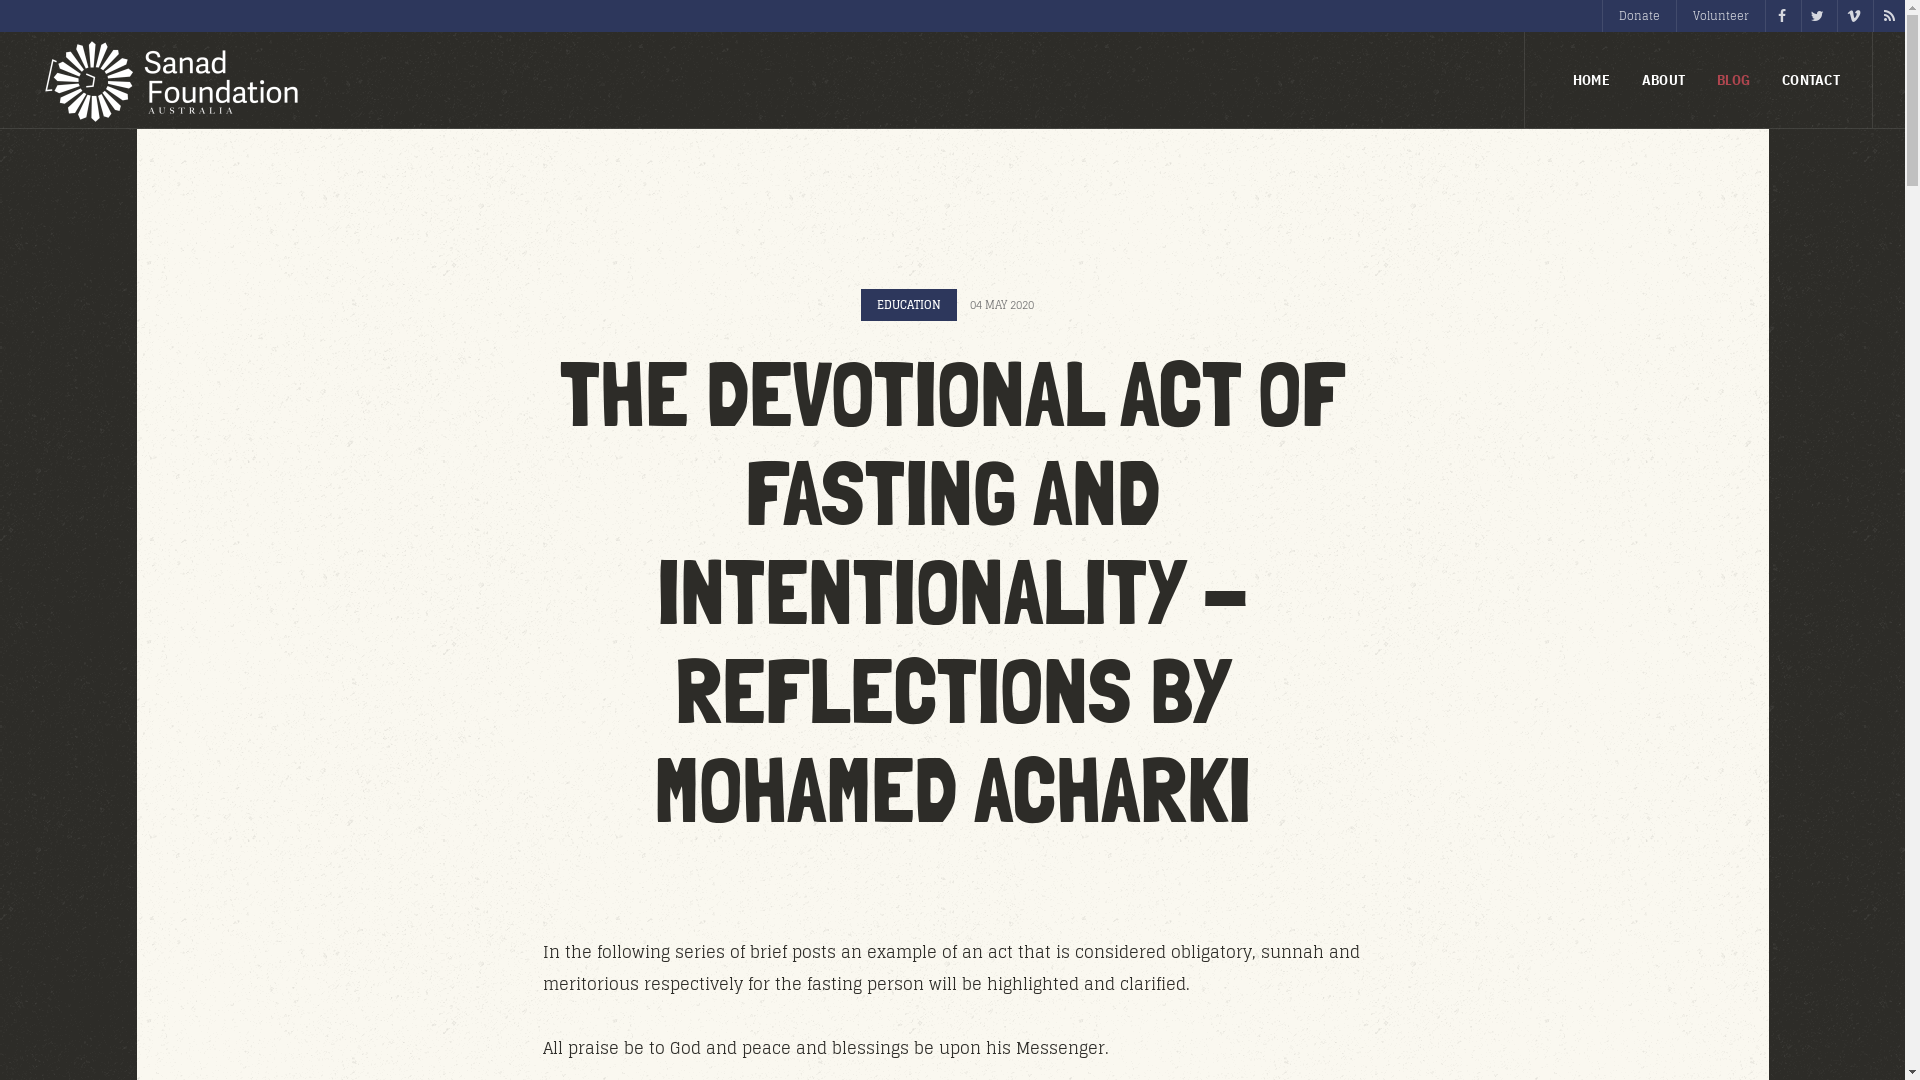 This screenshot has height=1080, width=1920. What do you see at coordinates (168, 80) in the screenshot?
I see `'Sanad Foundation'` at bounding box center [168, 80].